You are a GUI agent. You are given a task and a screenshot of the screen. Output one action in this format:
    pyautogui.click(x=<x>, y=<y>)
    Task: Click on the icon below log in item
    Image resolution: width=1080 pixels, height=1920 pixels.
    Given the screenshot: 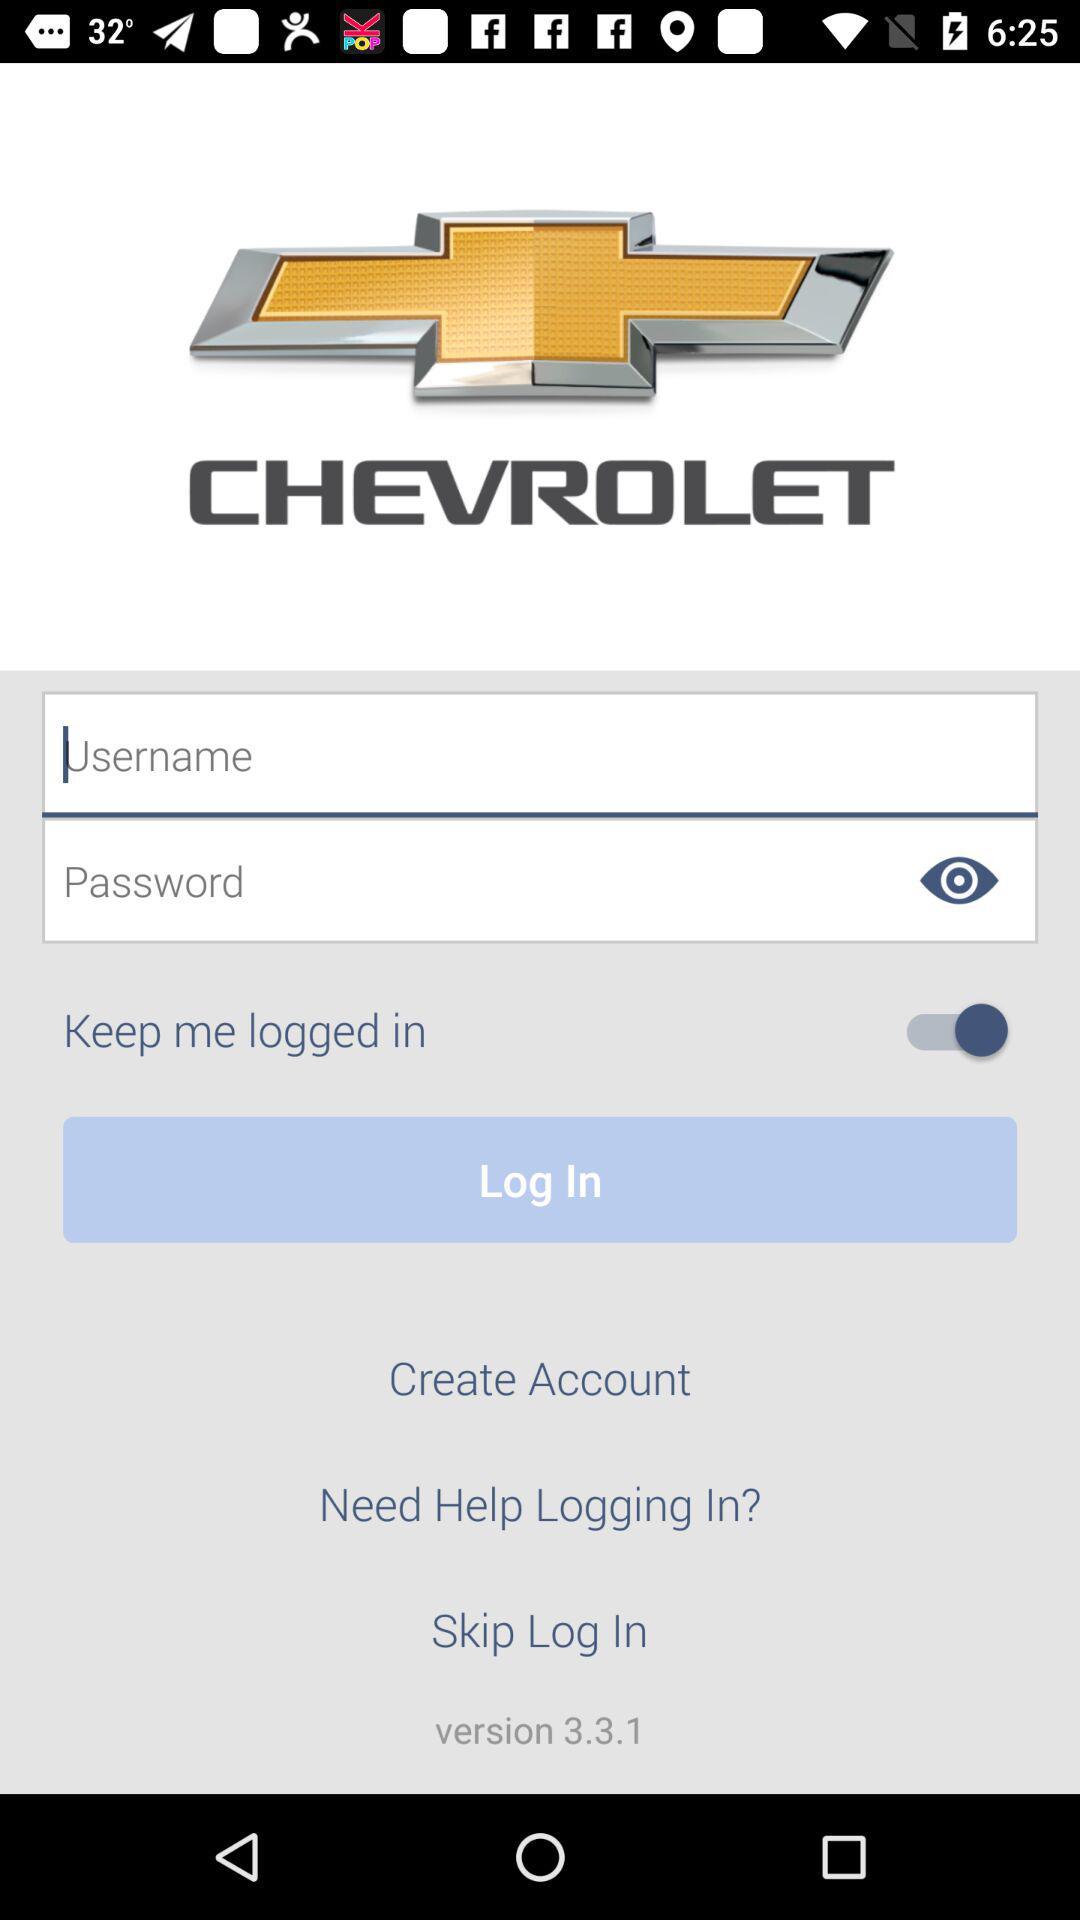 What is the action you would take?
    pyautogui.click(x=540, y=1388)
    